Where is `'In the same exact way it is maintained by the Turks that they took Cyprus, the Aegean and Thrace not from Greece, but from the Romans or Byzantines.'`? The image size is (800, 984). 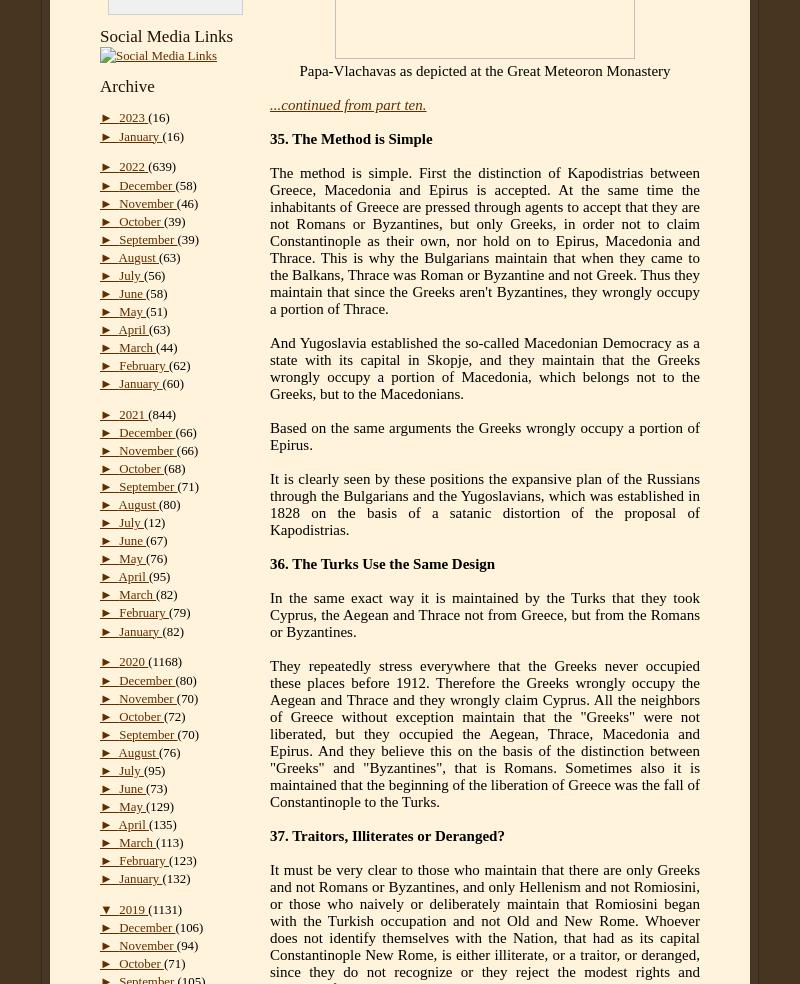
'In the same exact way it is maintained by the Turks that they took Cyprus, the Aegean and Thrace not from Greece, but from the Romans or Byzantines.' is located at coordinates (270, 614).